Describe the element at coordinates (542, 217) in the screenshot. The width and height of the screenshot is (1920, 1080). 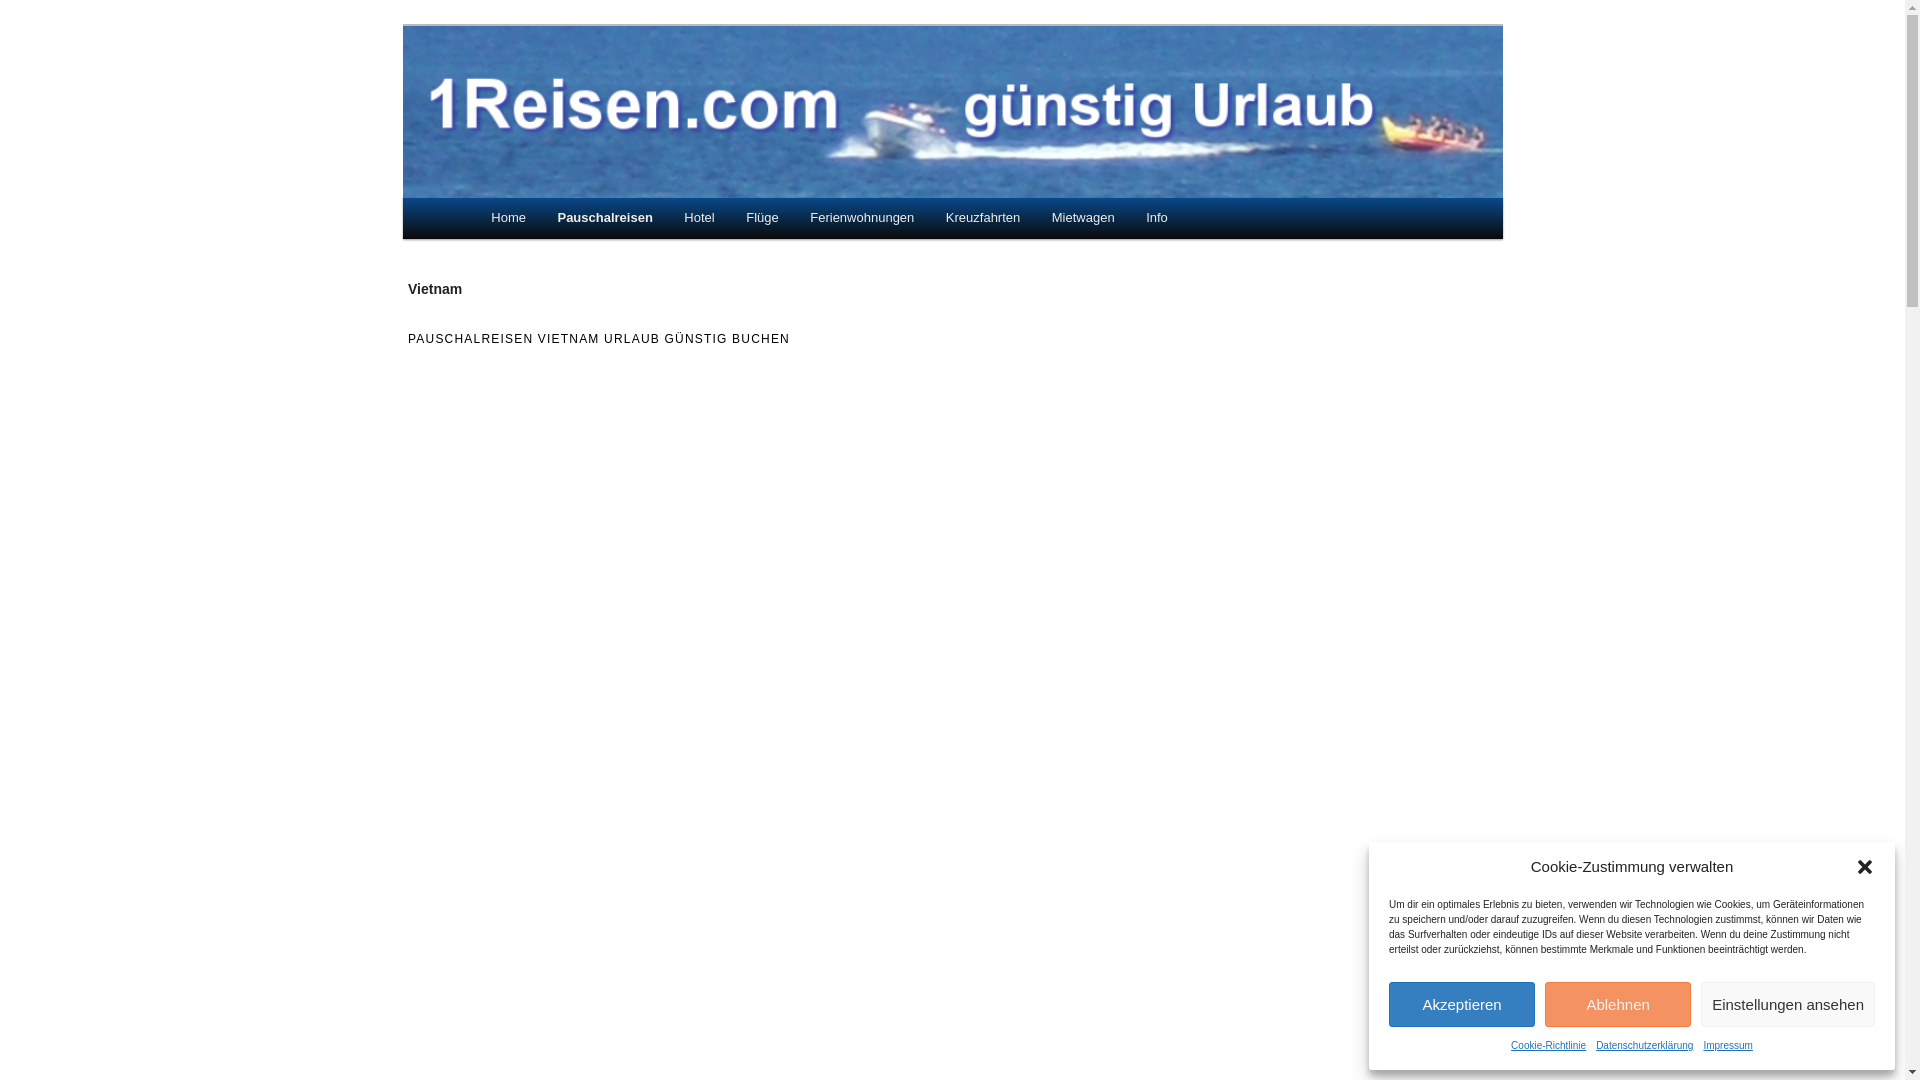
I see `'Pauschalreisen'` at that location.